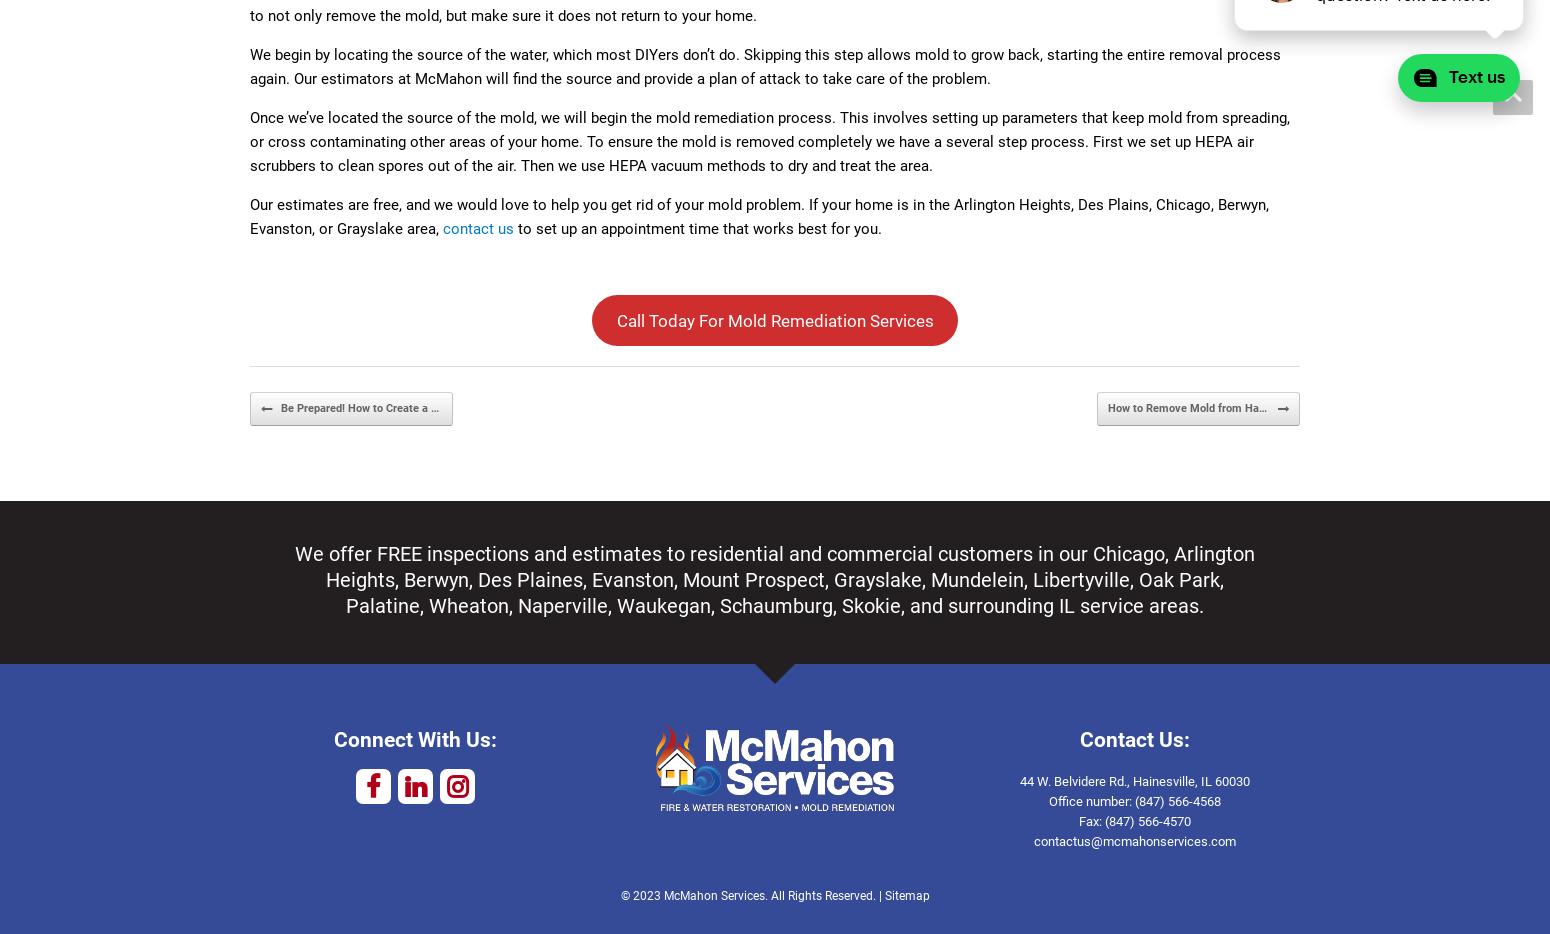  Describe the element at coordinates (1090, 801) in the screenshot. I see `'Office number:'` at that location.